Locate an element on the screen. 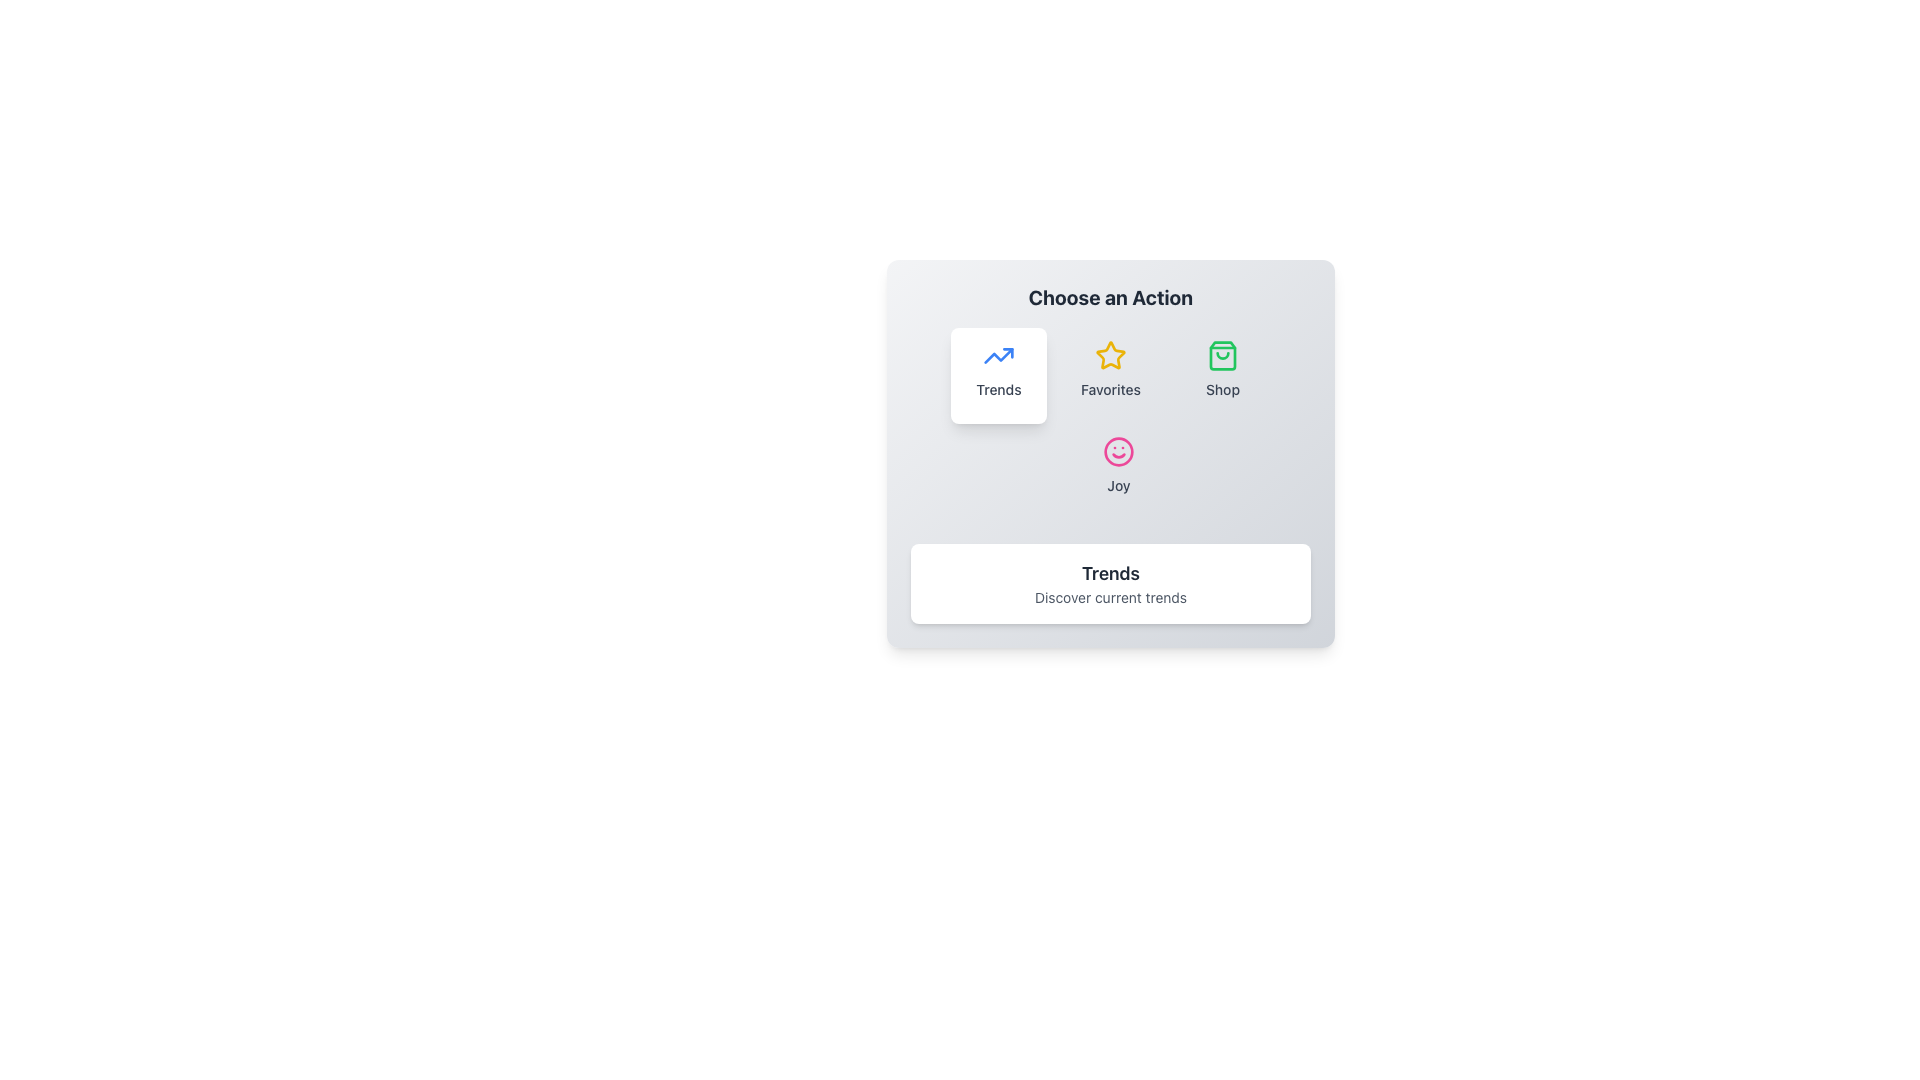 This screenshot has width=1920, height=1080. the label with bold, large-sized text 'Choose an Action' that is centered at the top of the card-like component is located at coordinates (1109, 297).